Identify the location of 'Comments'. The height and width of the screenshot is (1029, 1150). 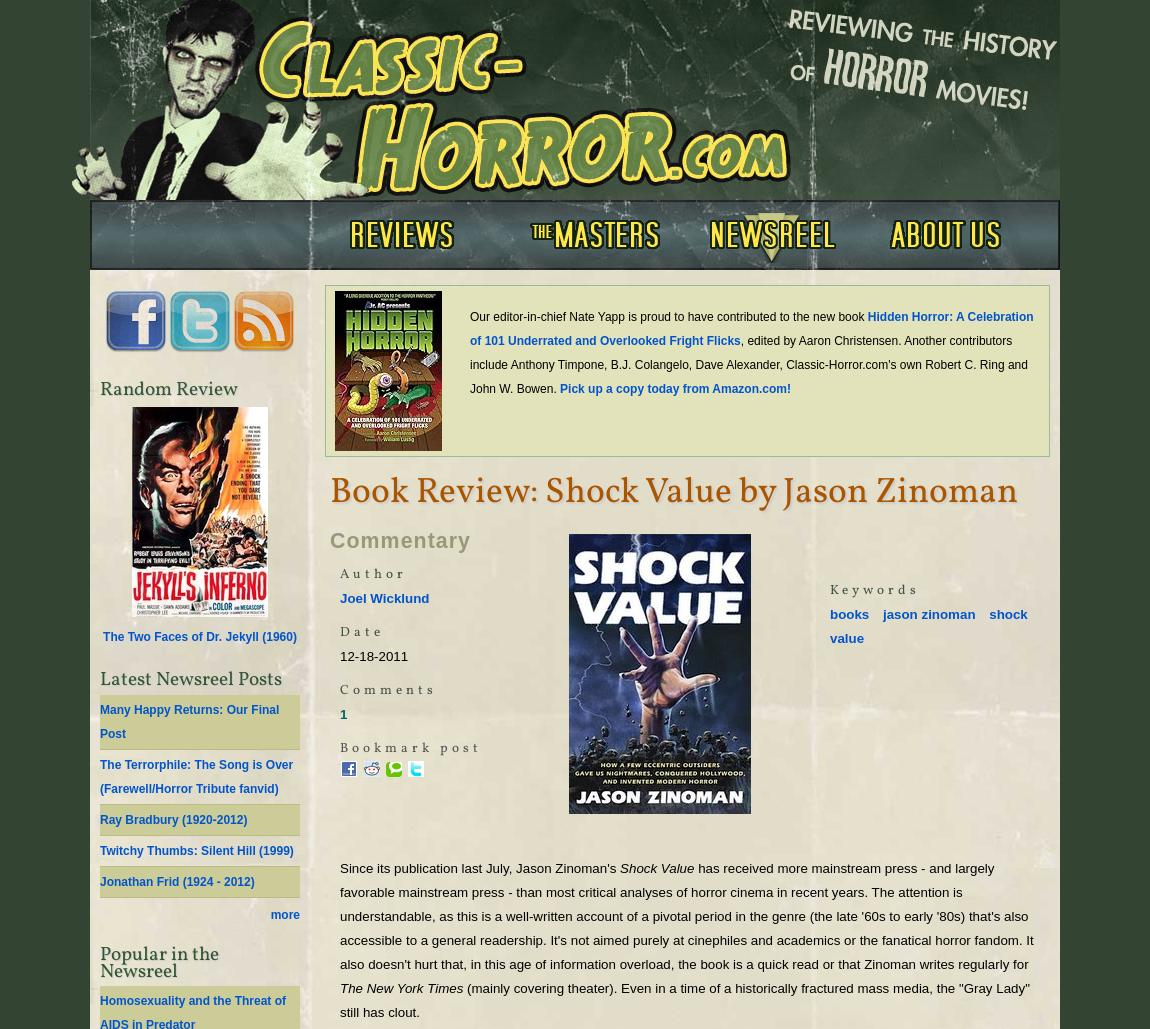
(388, 689).